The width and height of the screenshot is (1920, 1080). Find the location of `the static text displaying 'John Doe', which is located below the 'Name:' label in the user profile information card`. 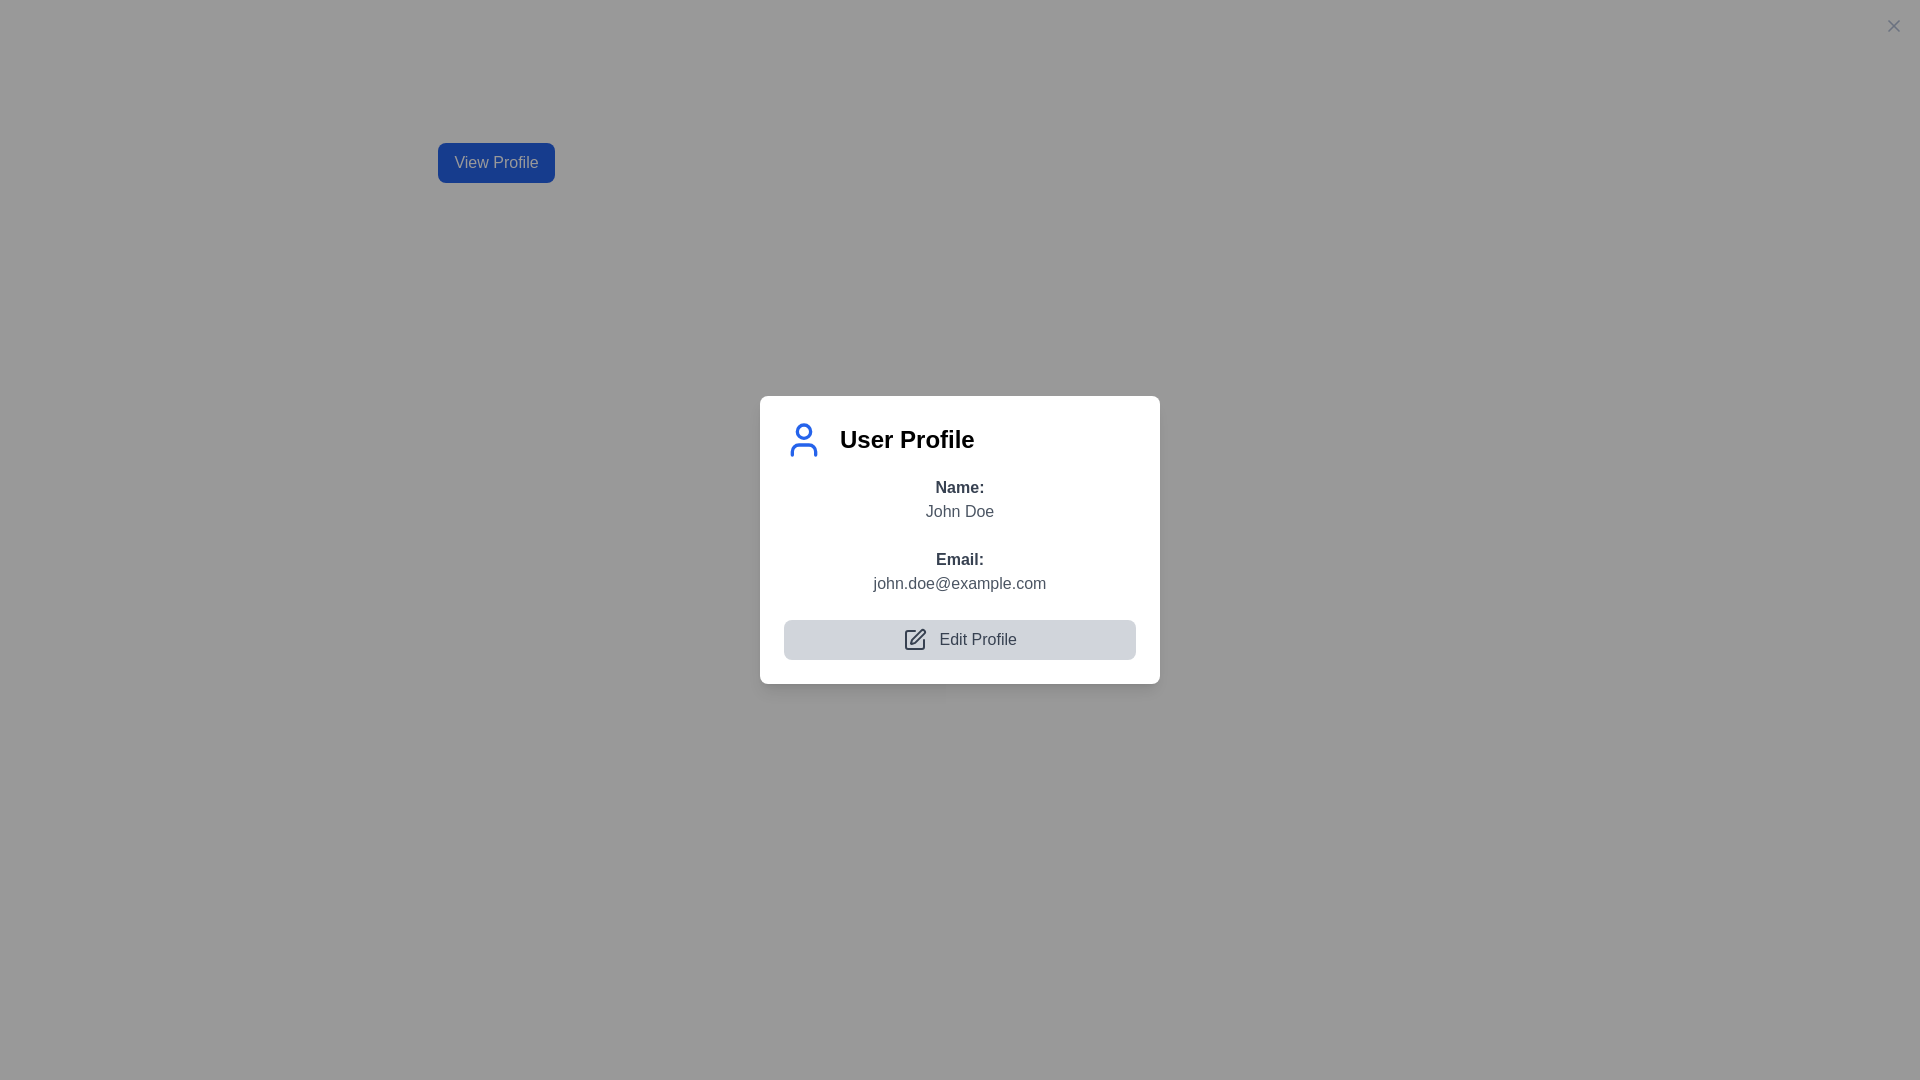

the static text displaying 'John Doe', which is located below the 'Name:' label in the user profile information card is located at coordinates (960, 509).